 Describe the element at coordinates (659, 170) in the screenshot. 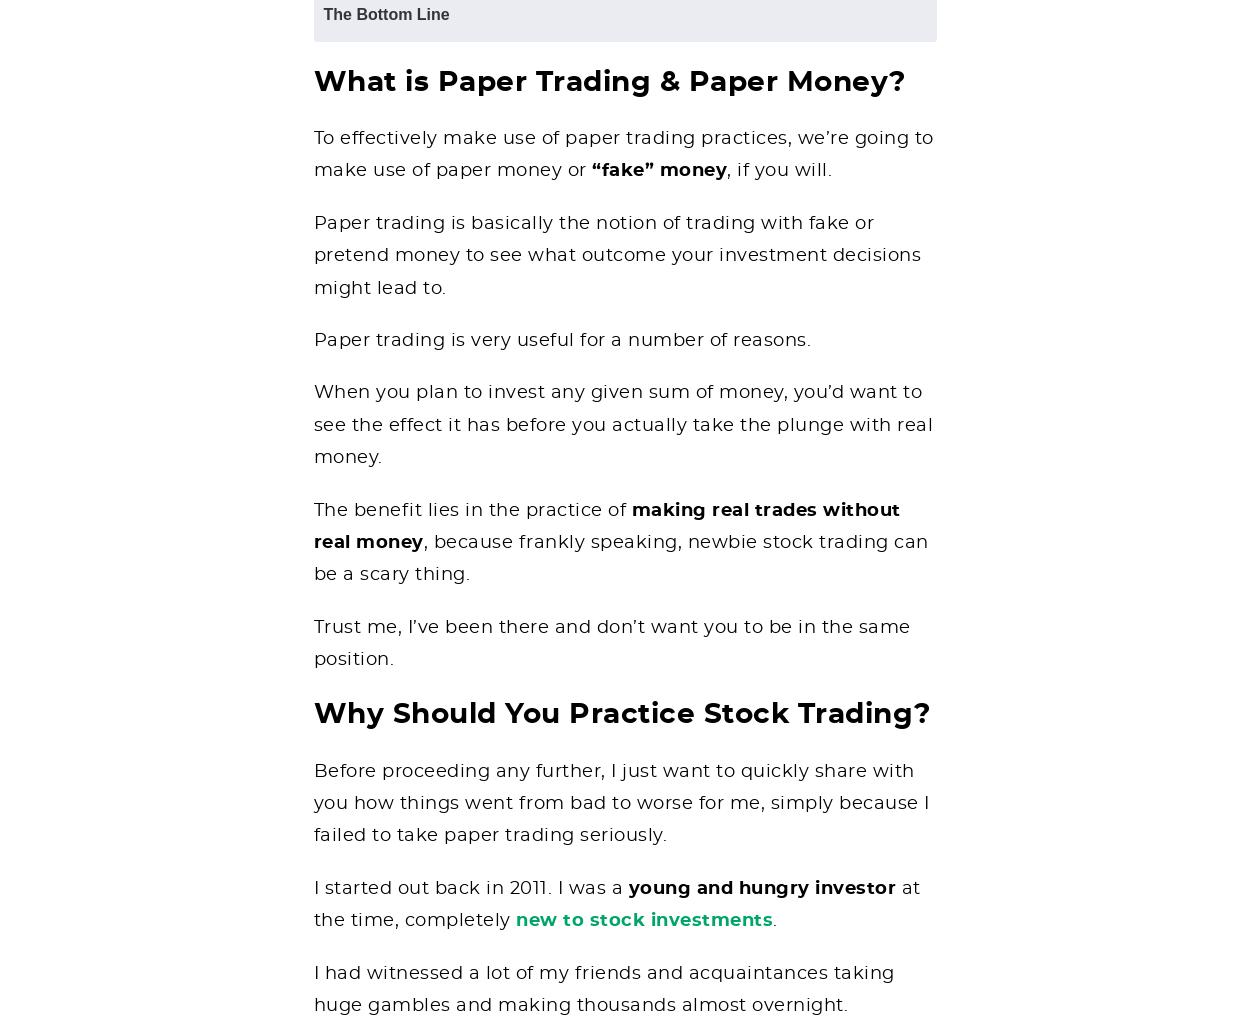

I see `'“fake” money'` at that location.